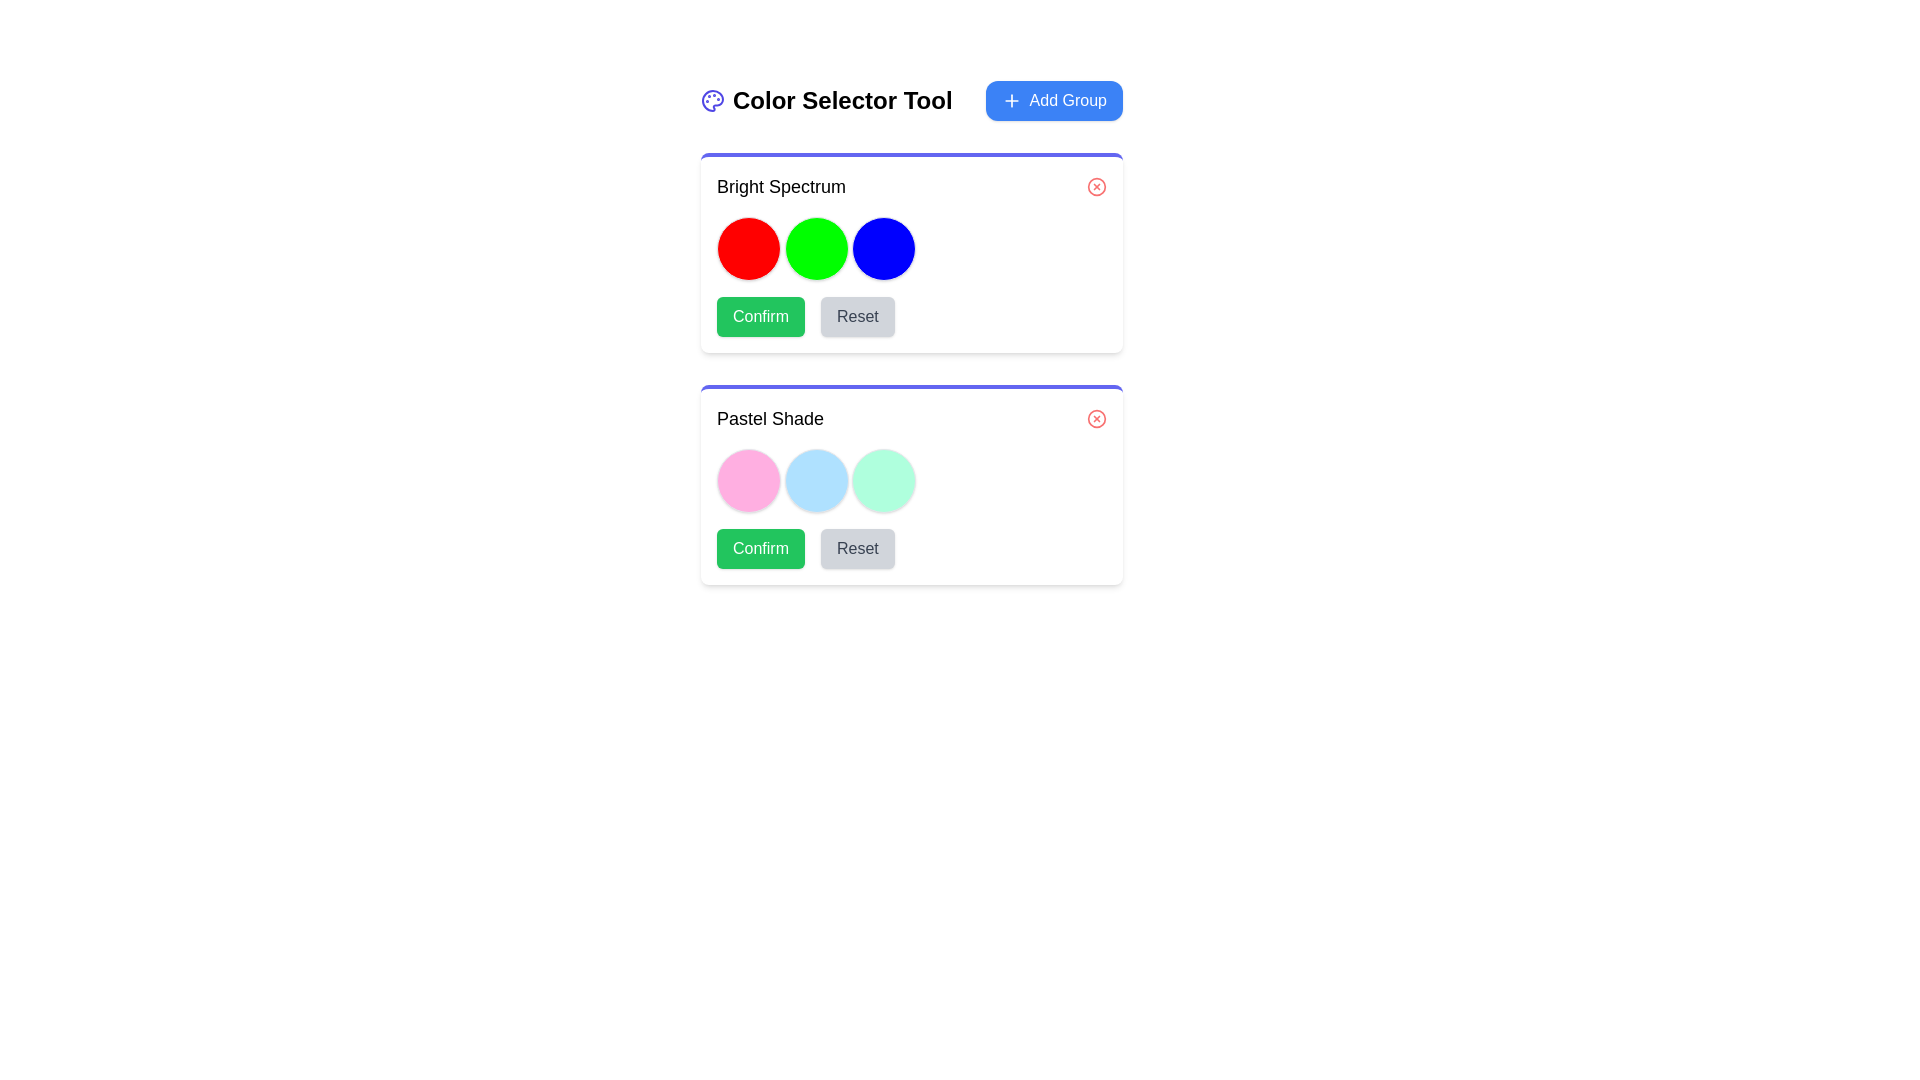  I want to click on the horizontal grid containing pastel color options, so click(911, 481).